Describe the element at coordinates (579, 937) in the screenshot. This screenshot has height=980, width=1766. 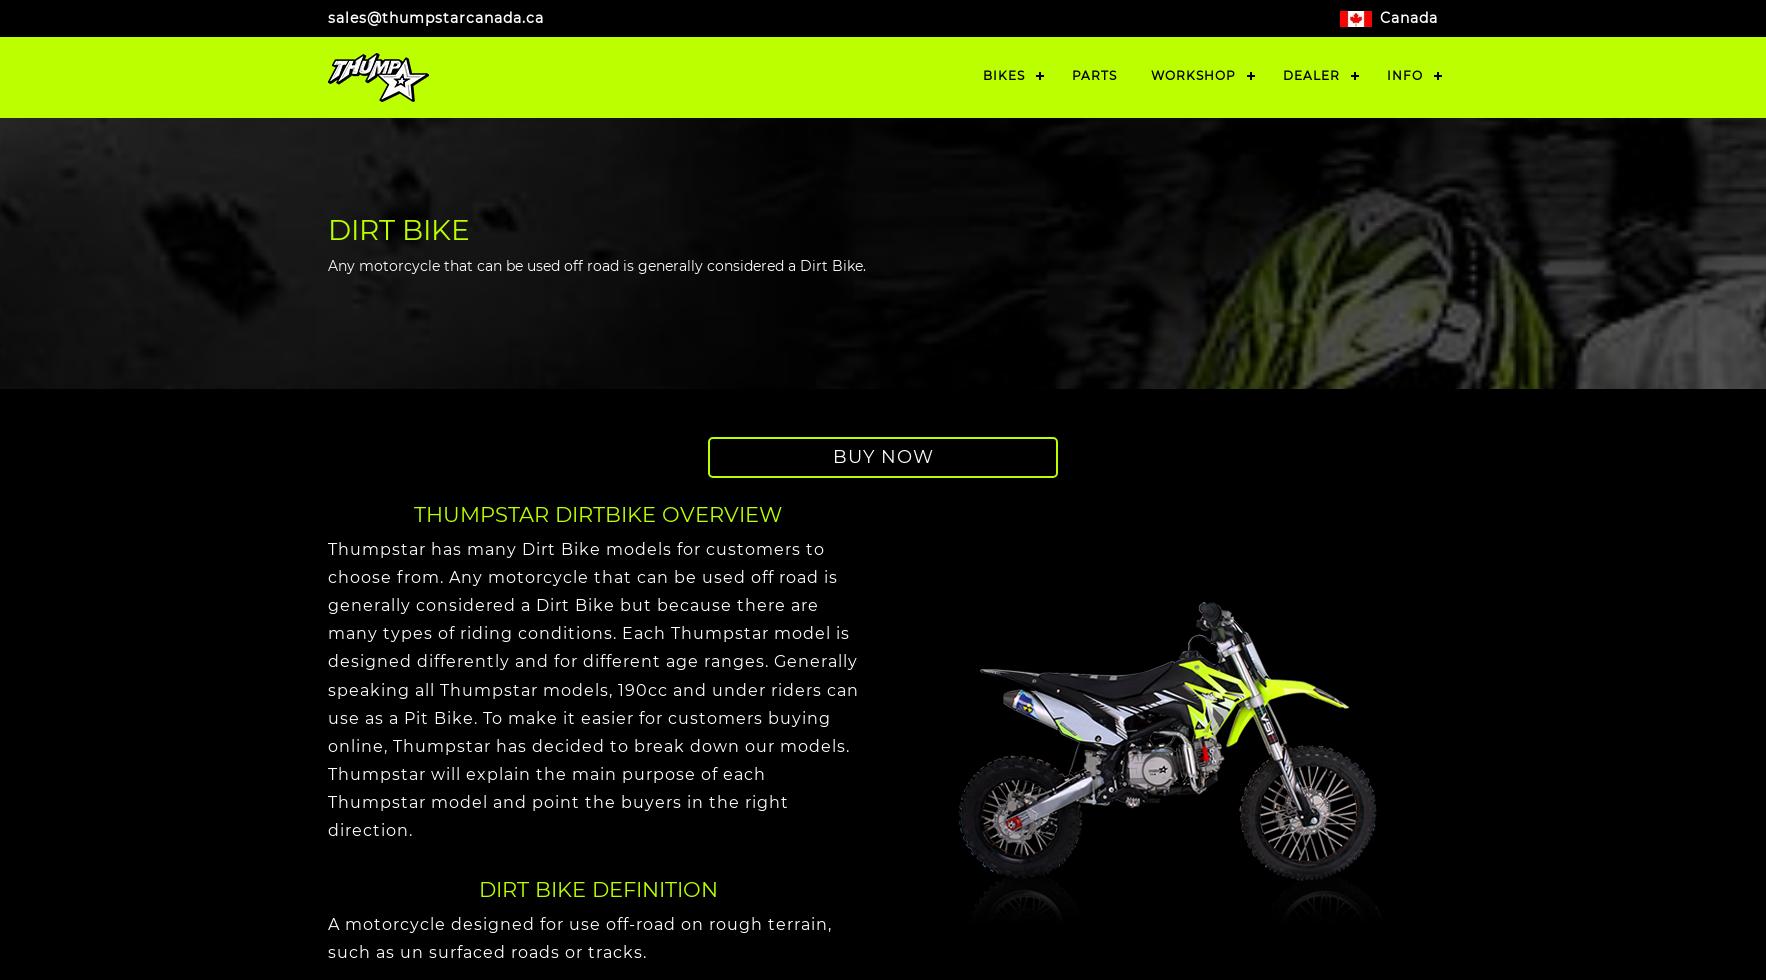
I see `'A motorcycle designed for use off-road on rough terrain, such as un surfaced roads or tracks.'` at that location.